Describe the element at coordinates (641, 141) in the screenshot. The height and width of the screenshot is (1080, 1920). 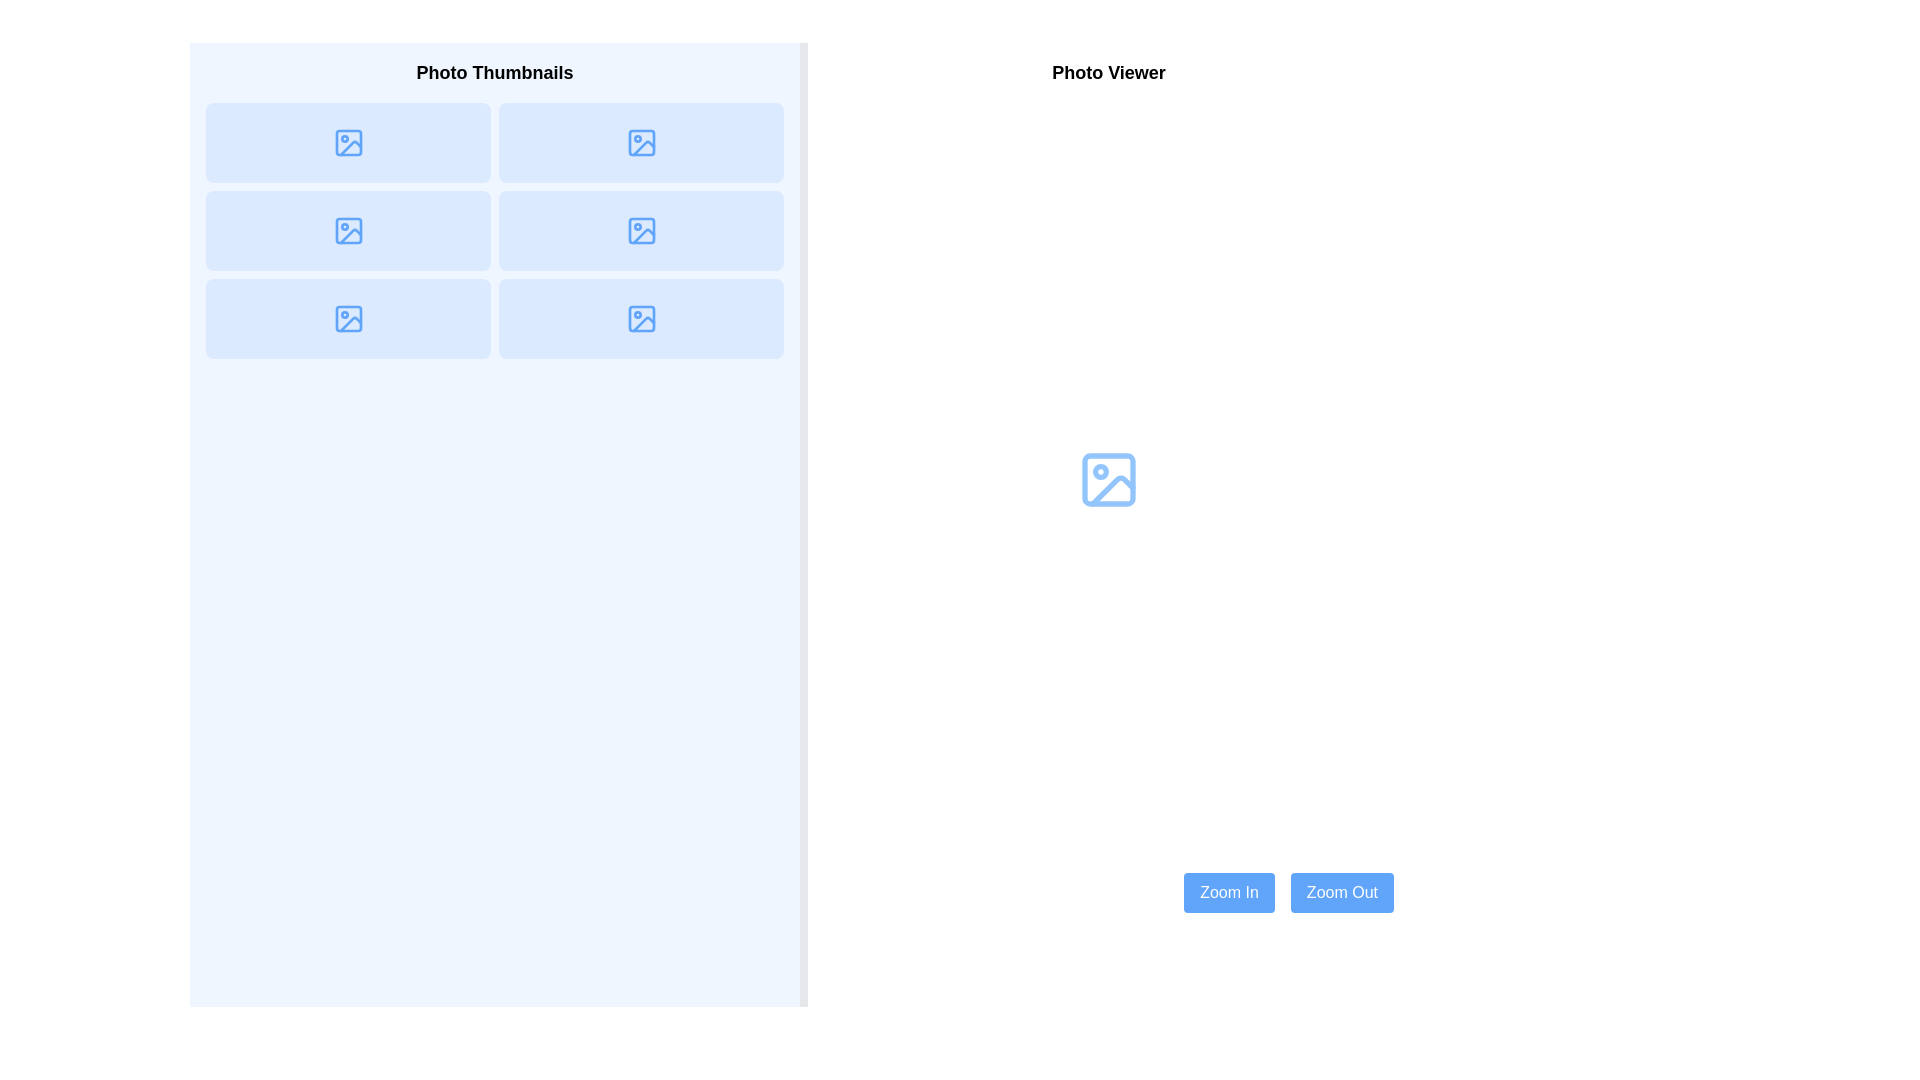
I see `the top-left corner square of the second thumbnail in the first row of the 'Photo Thumbnails' grid, which serves as a decorative shape contributing to the image placeholder icon` at that location.